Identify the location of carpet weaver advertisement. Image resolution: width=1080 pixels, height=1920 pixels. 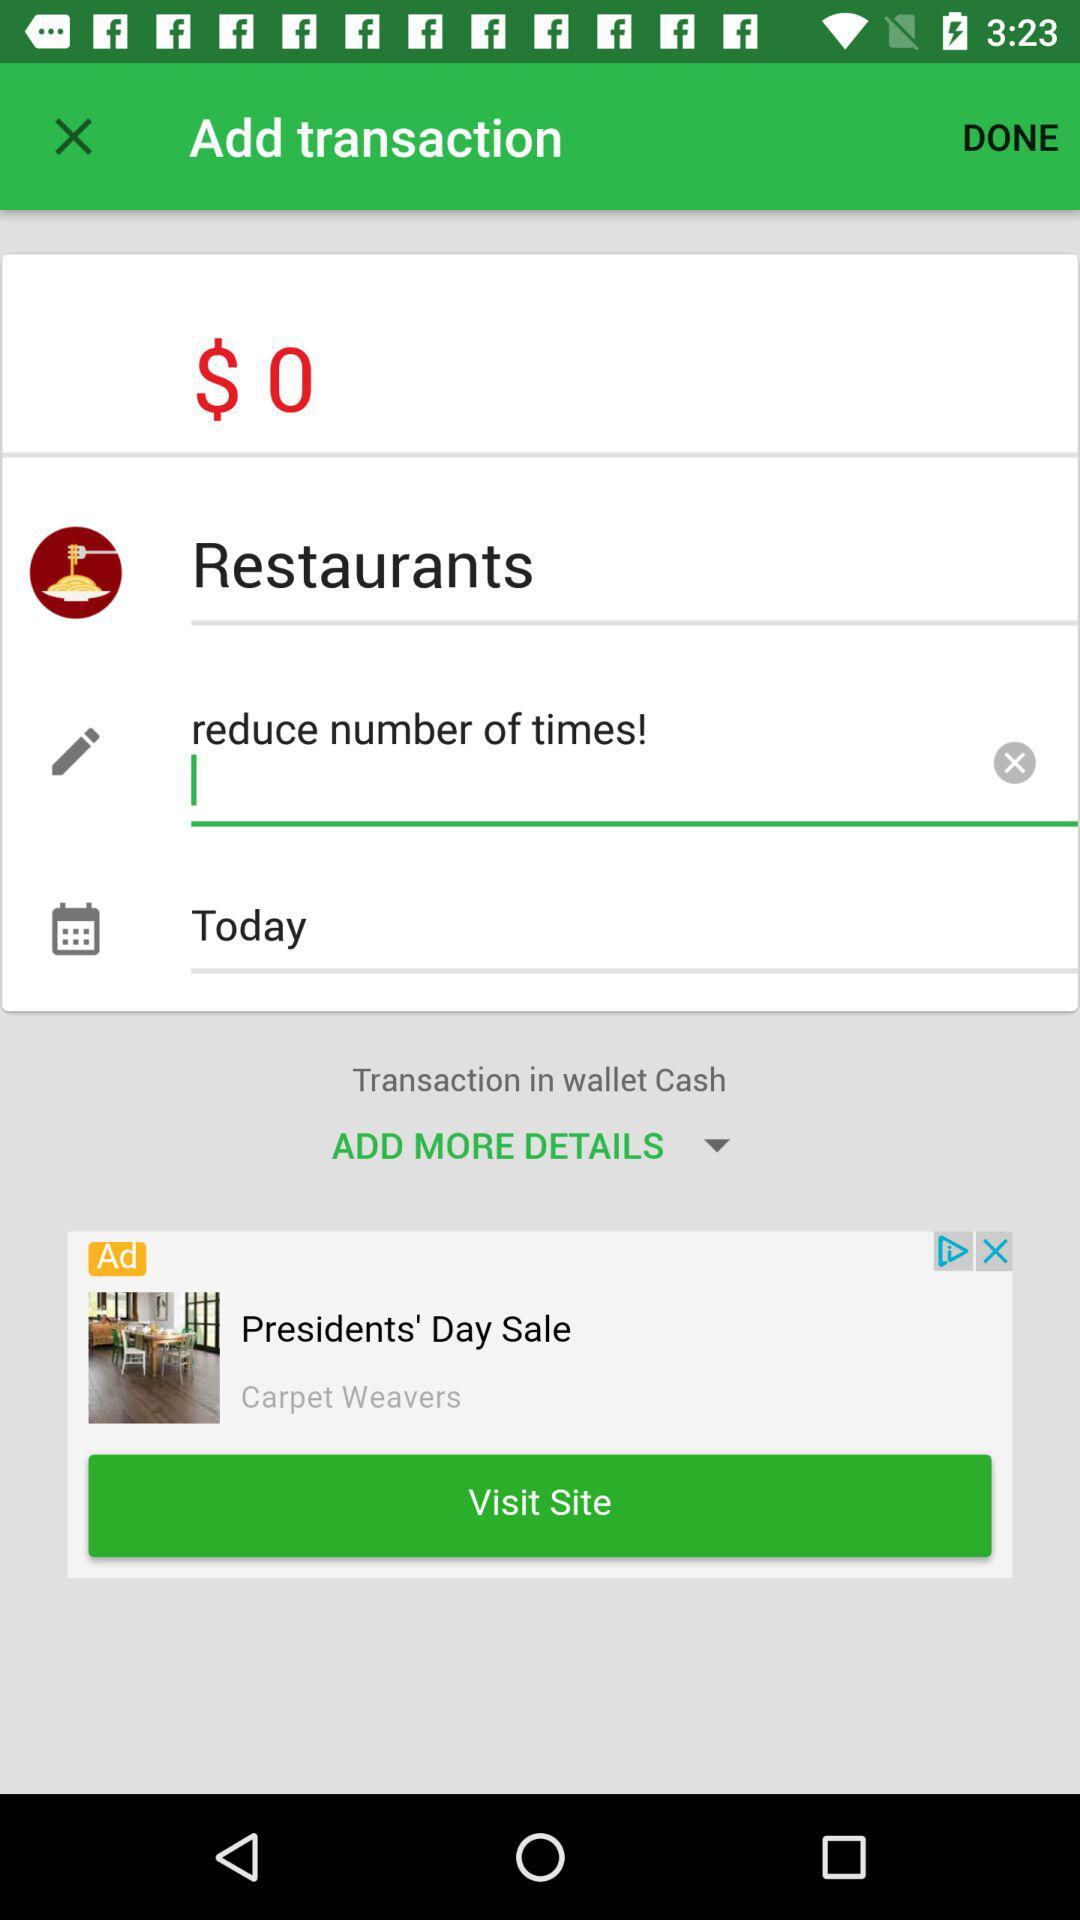
(540, 1403).